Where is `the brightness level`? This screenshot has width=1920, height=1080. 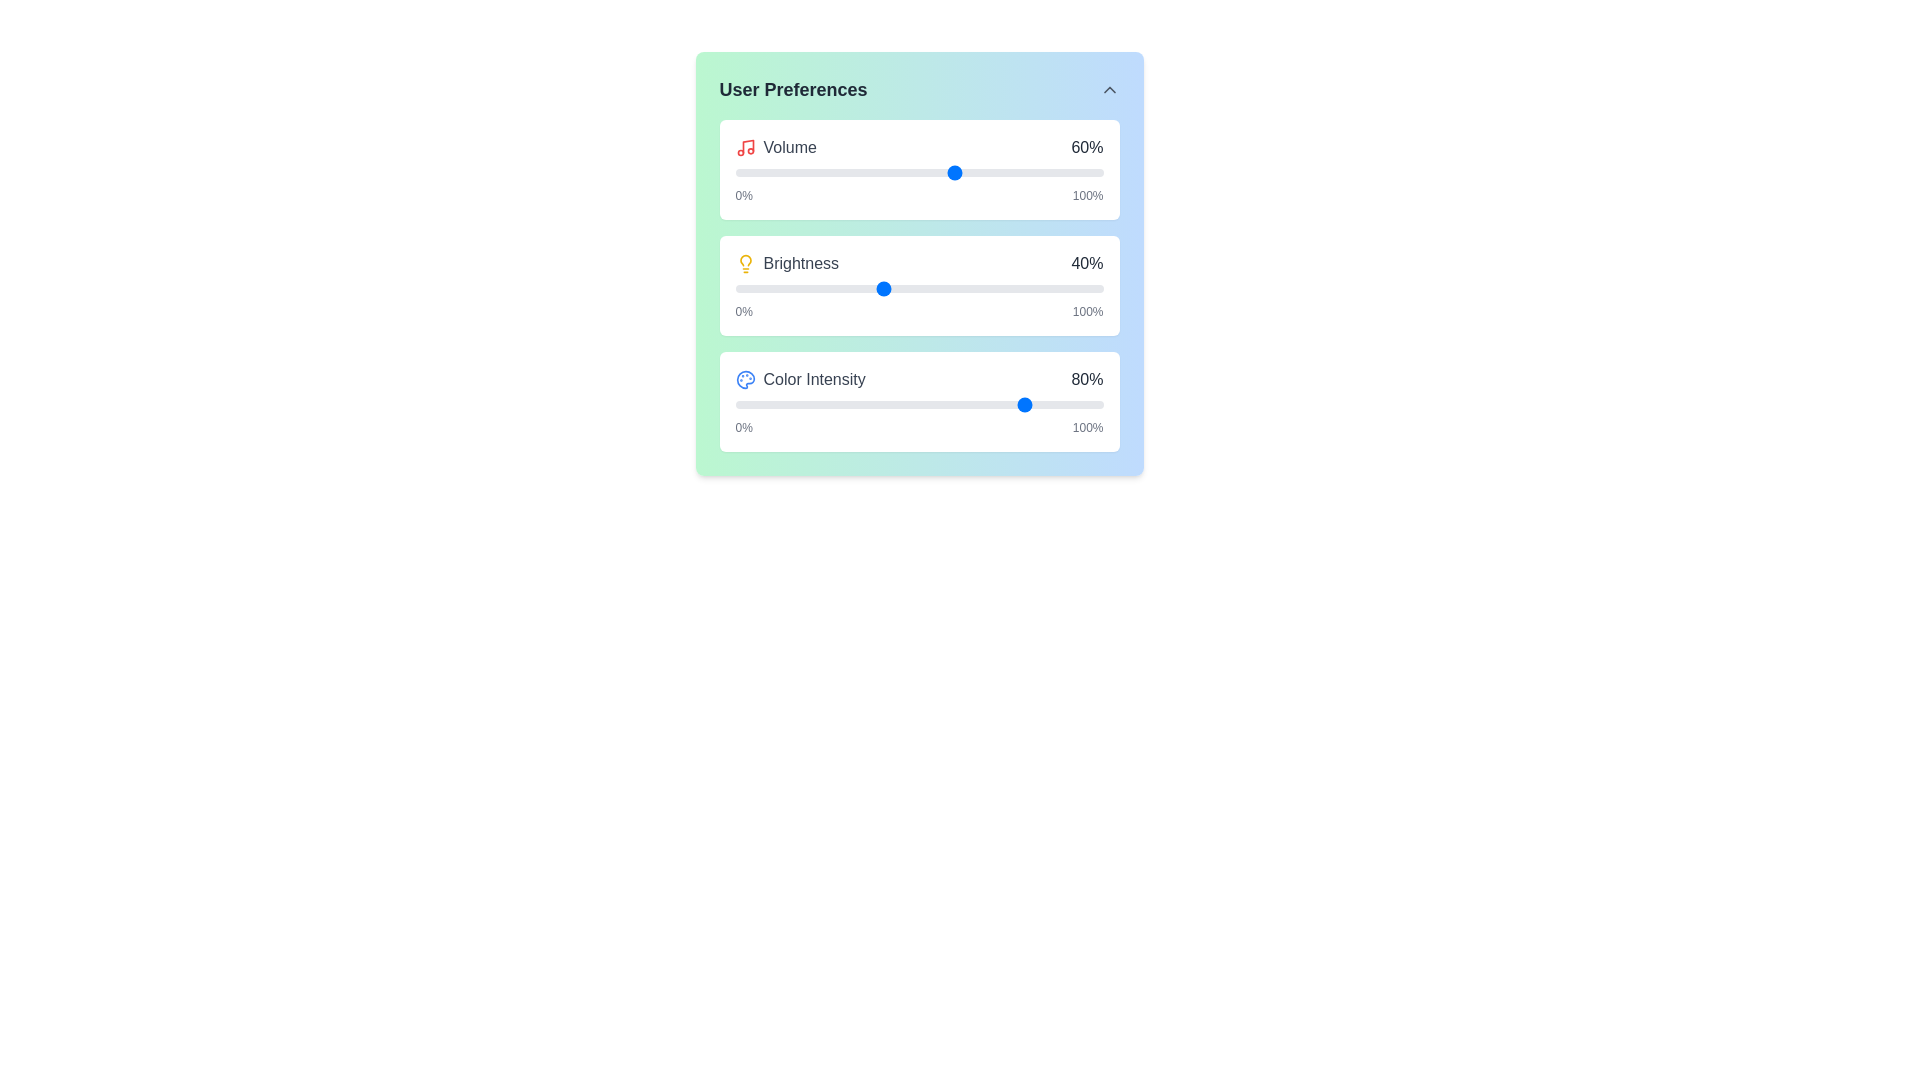 the brightness level is located at coordinates (809, 289).